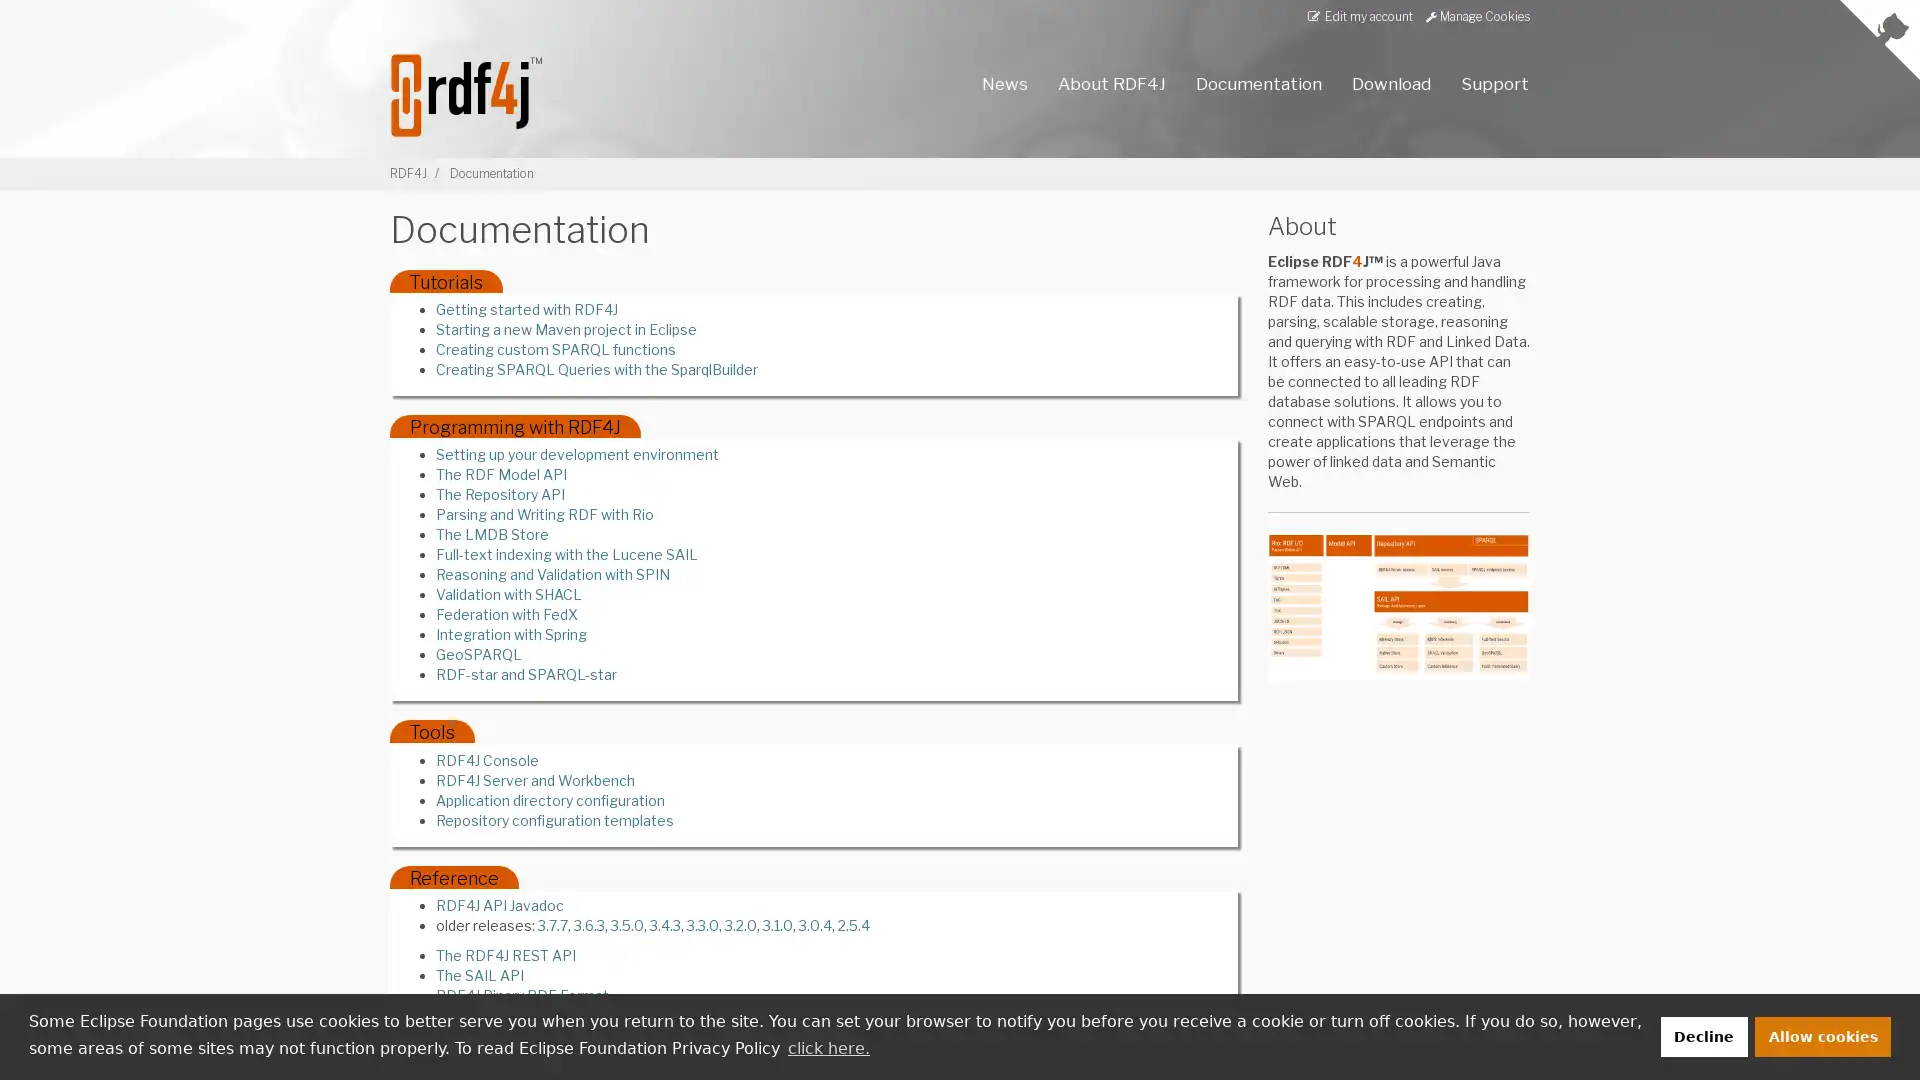  Describe the element at coordinates (828, 1047) in the screenshot. I see `learn more about cookies` at that location.